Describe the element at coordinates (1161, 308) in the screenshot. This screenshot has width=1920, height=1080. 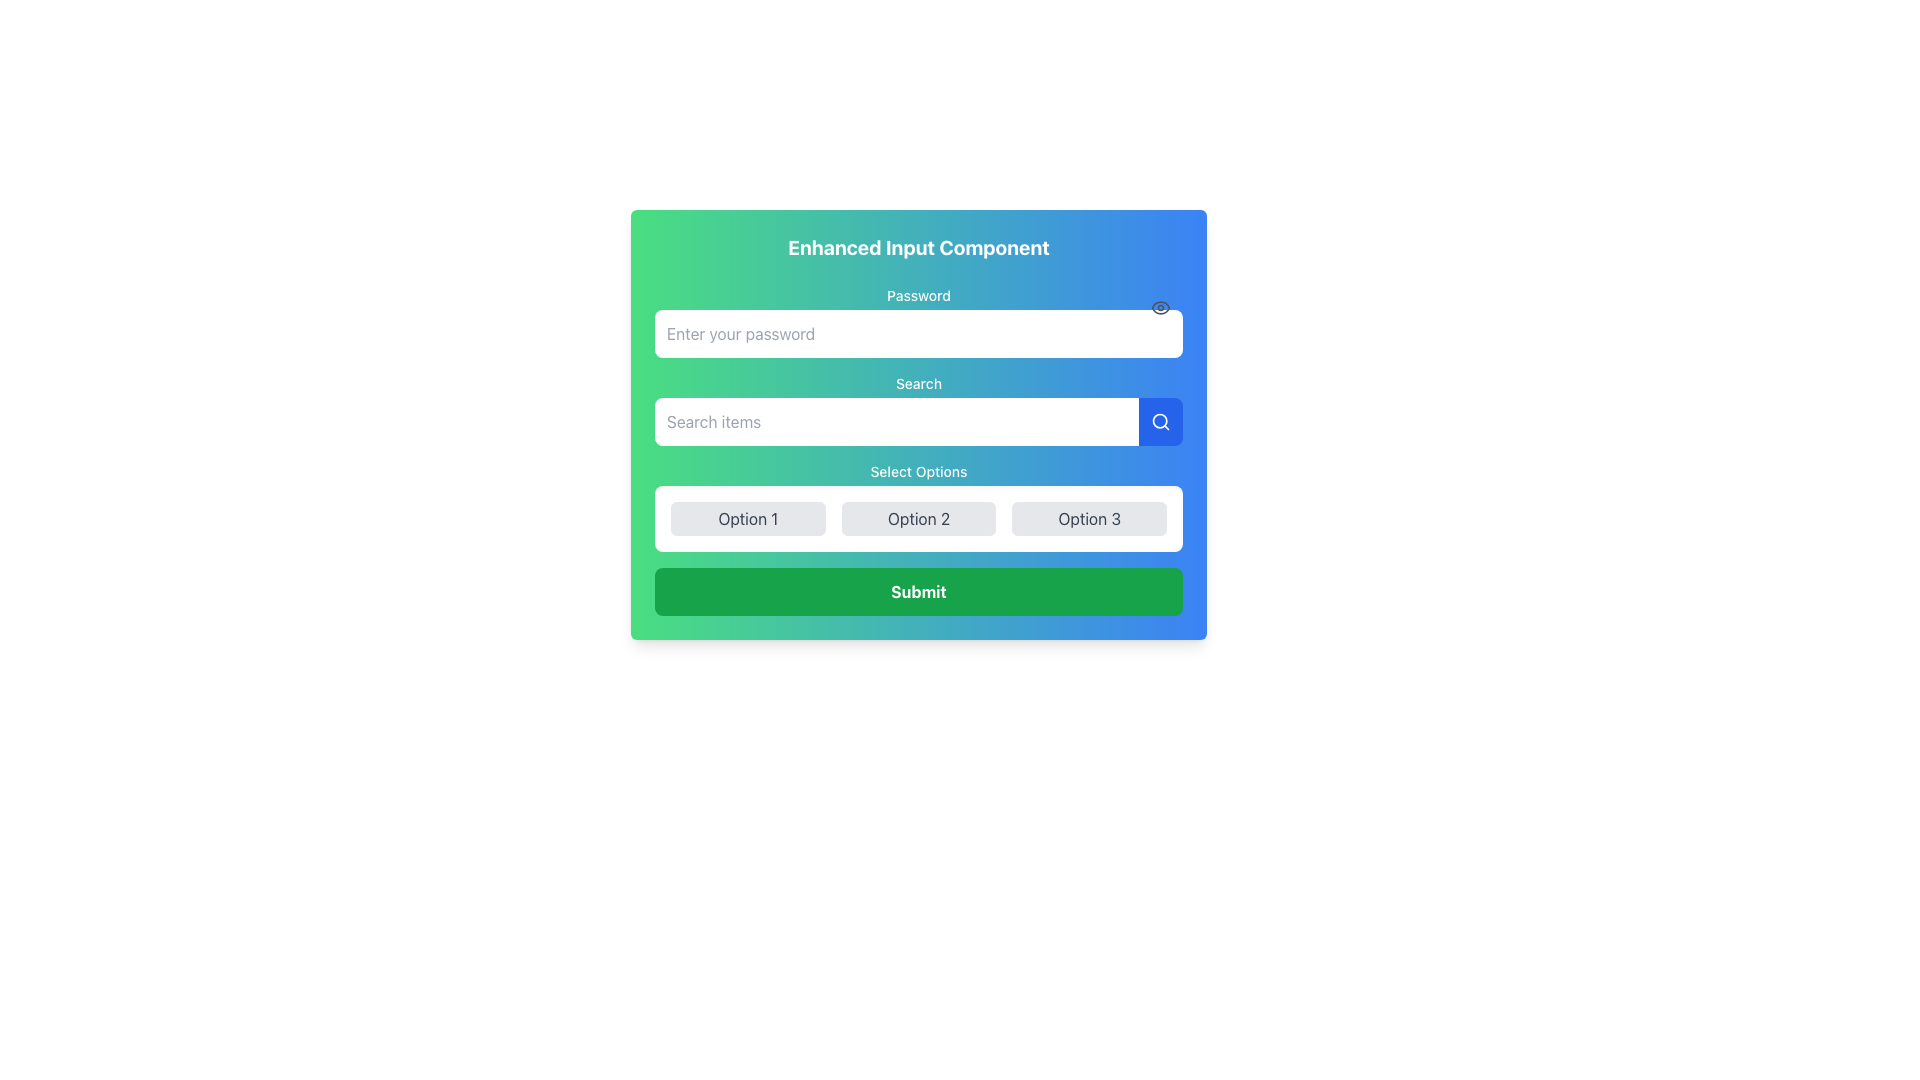
I see `the ring-shaped eye icon located on the far-right side of the password input field` at that location.